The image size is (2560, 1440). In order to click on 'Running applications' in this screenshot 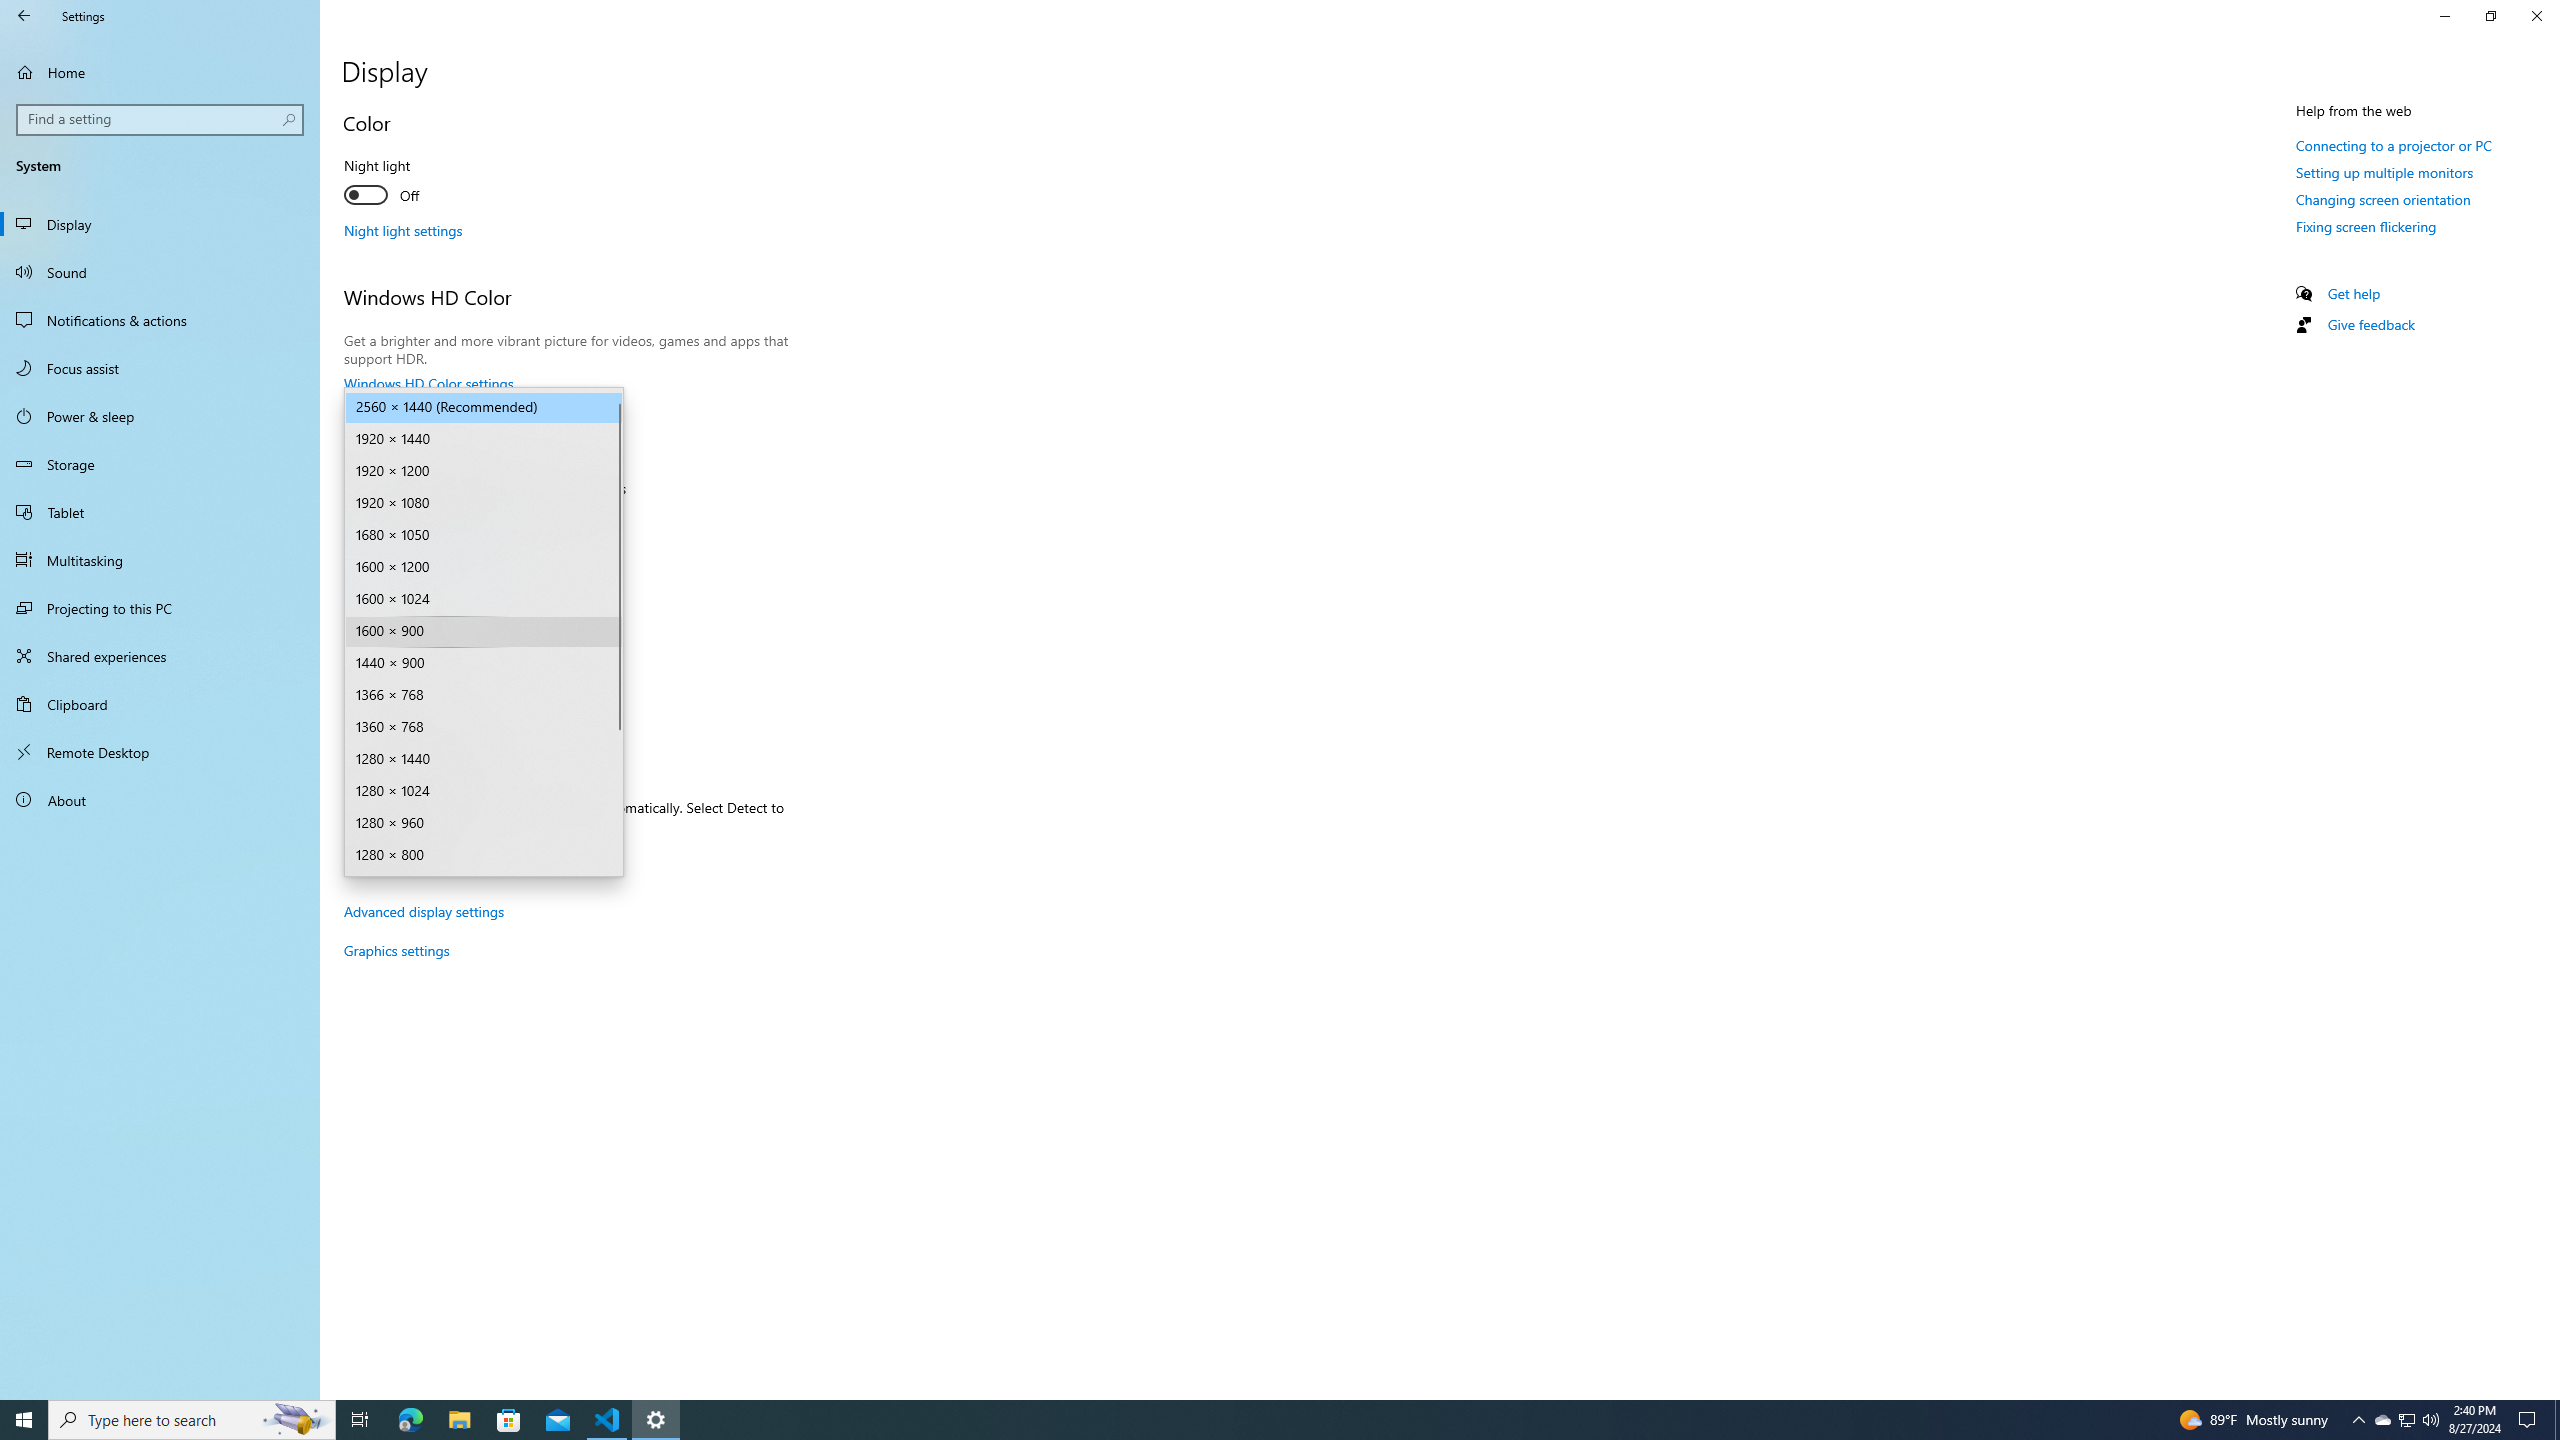, I will do `click(1261, 1418)`.